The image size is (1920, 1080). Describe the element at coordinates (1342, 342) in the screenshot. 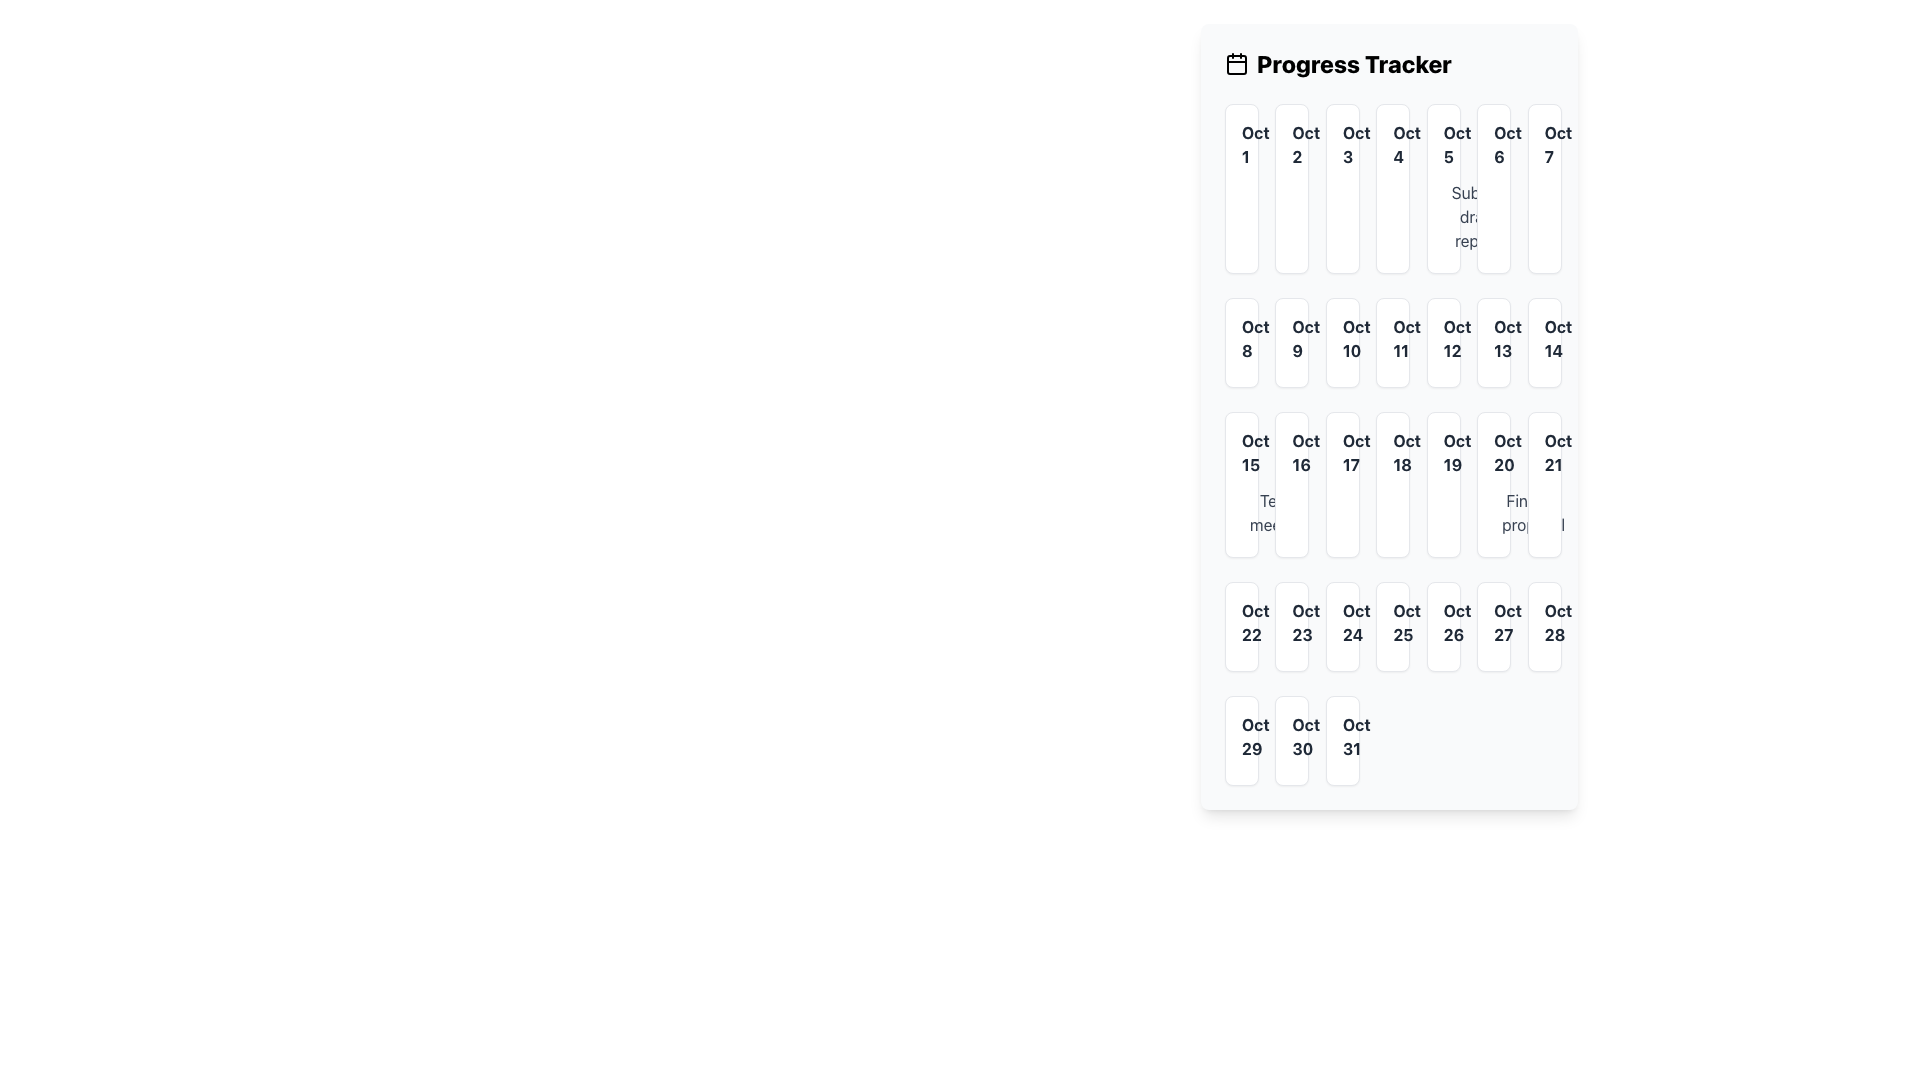

I see `the Calendar date item displaying 'Oct 10', which is a styled rectangular box with a white background and bold dark gray text` at that location.